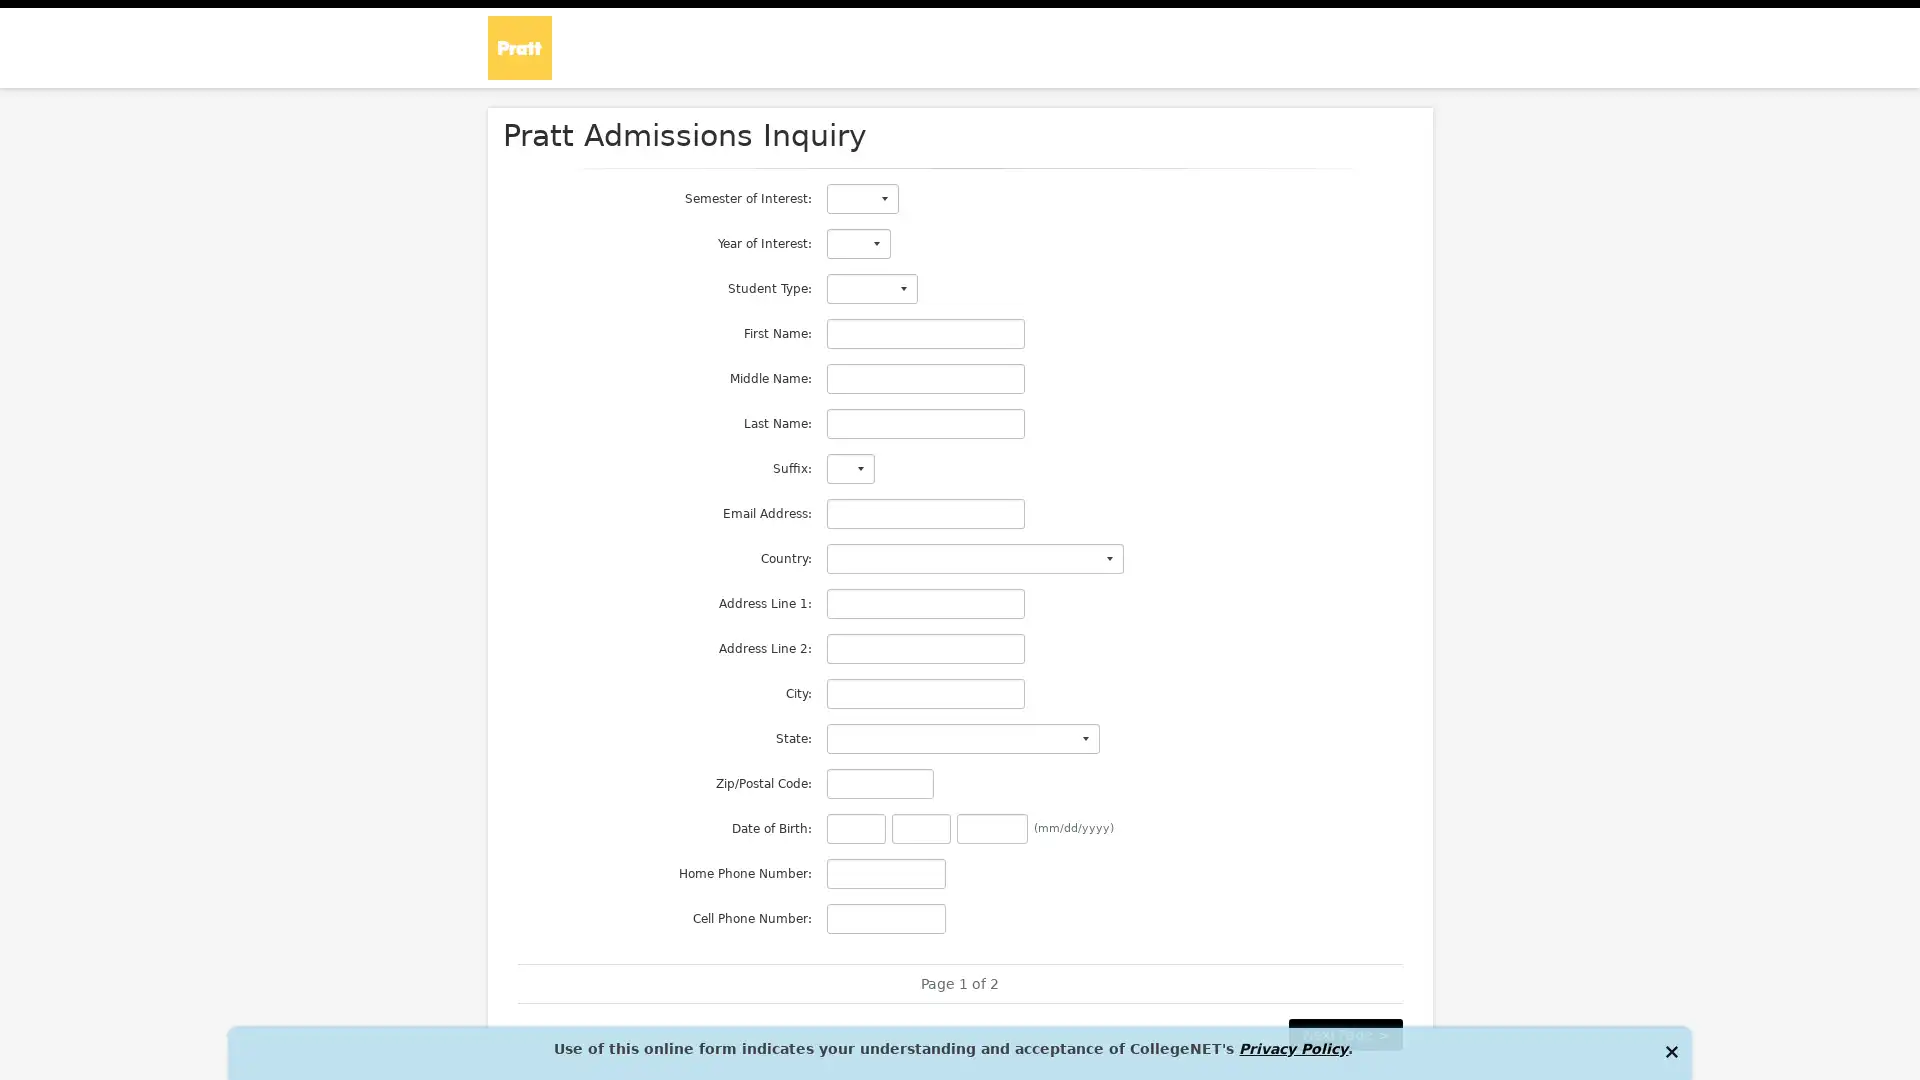 The height and width of the screenshot is (1080, 1920). Describe the element at coordinates (1670, 1049) in the screenshot. I see `Close` at that location.